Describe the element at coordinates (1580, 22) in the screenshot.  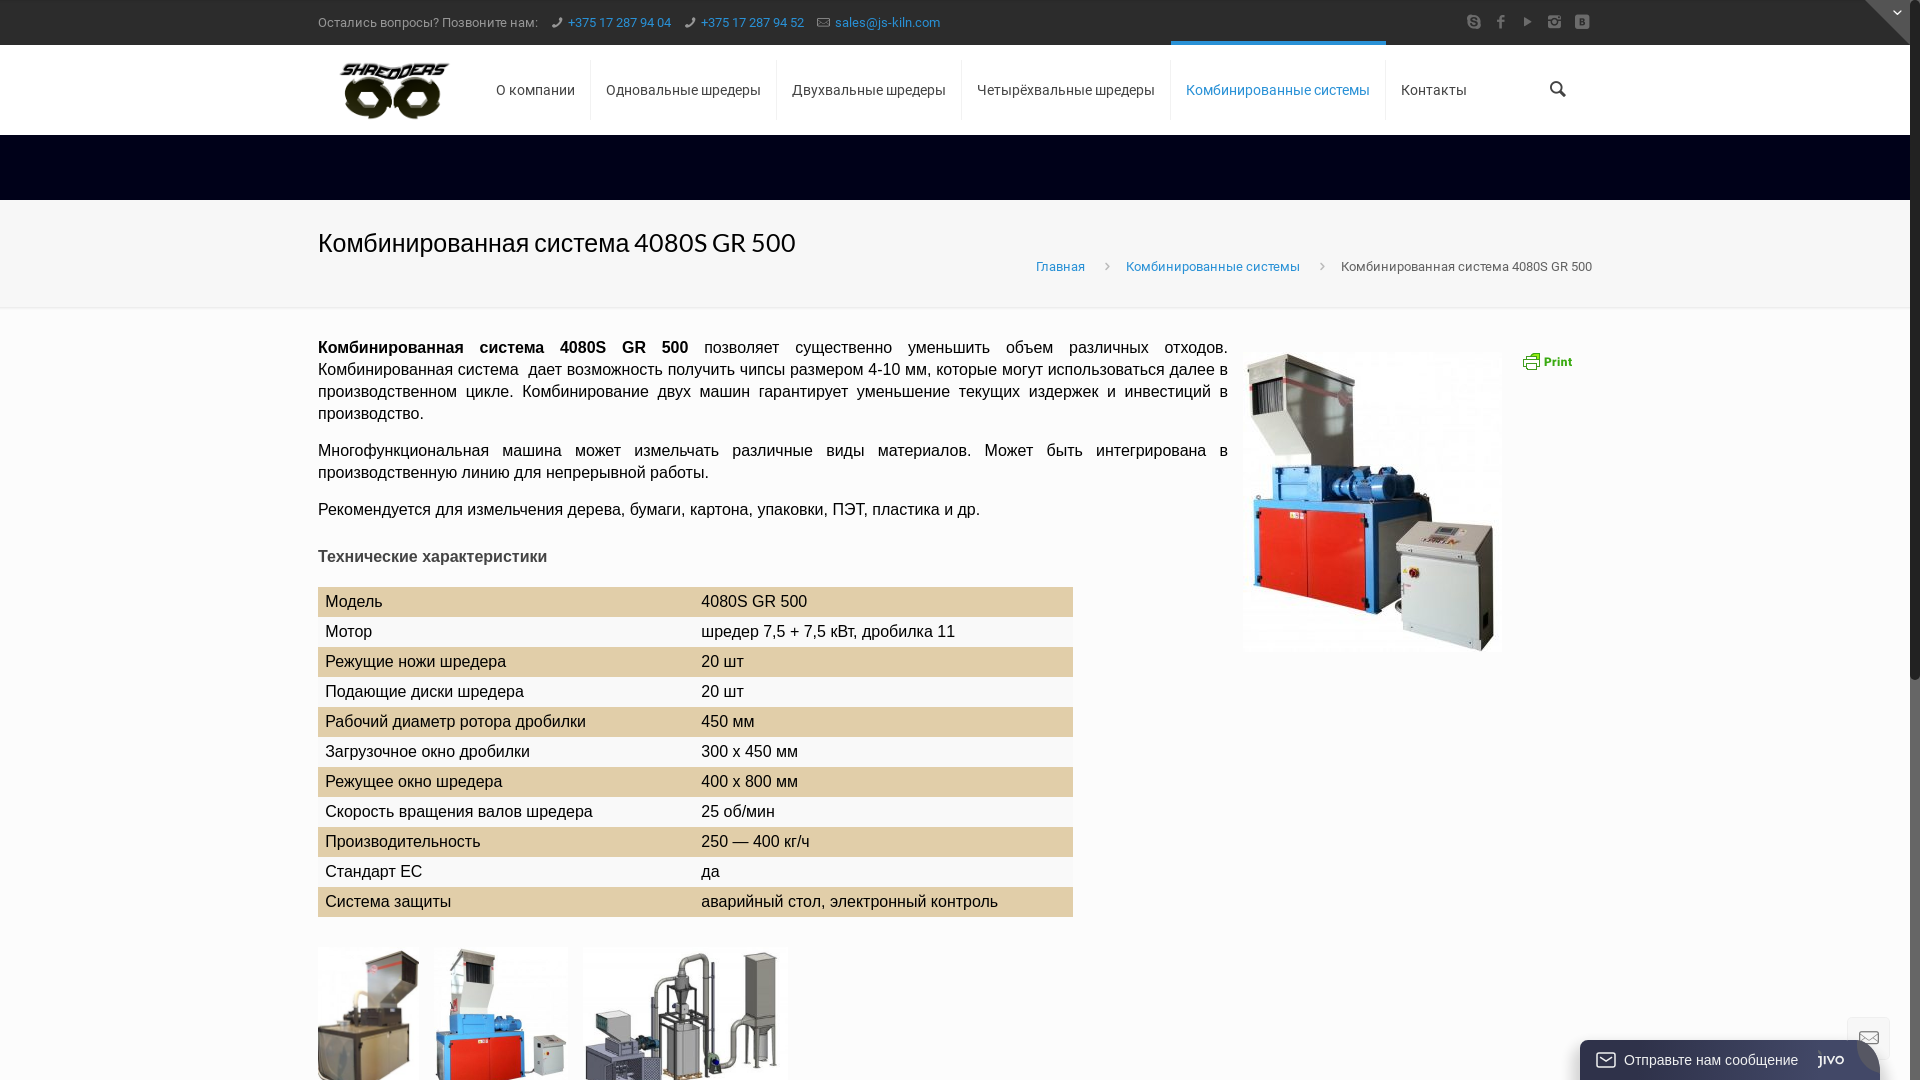
I see `'VKontakte'` at that location.